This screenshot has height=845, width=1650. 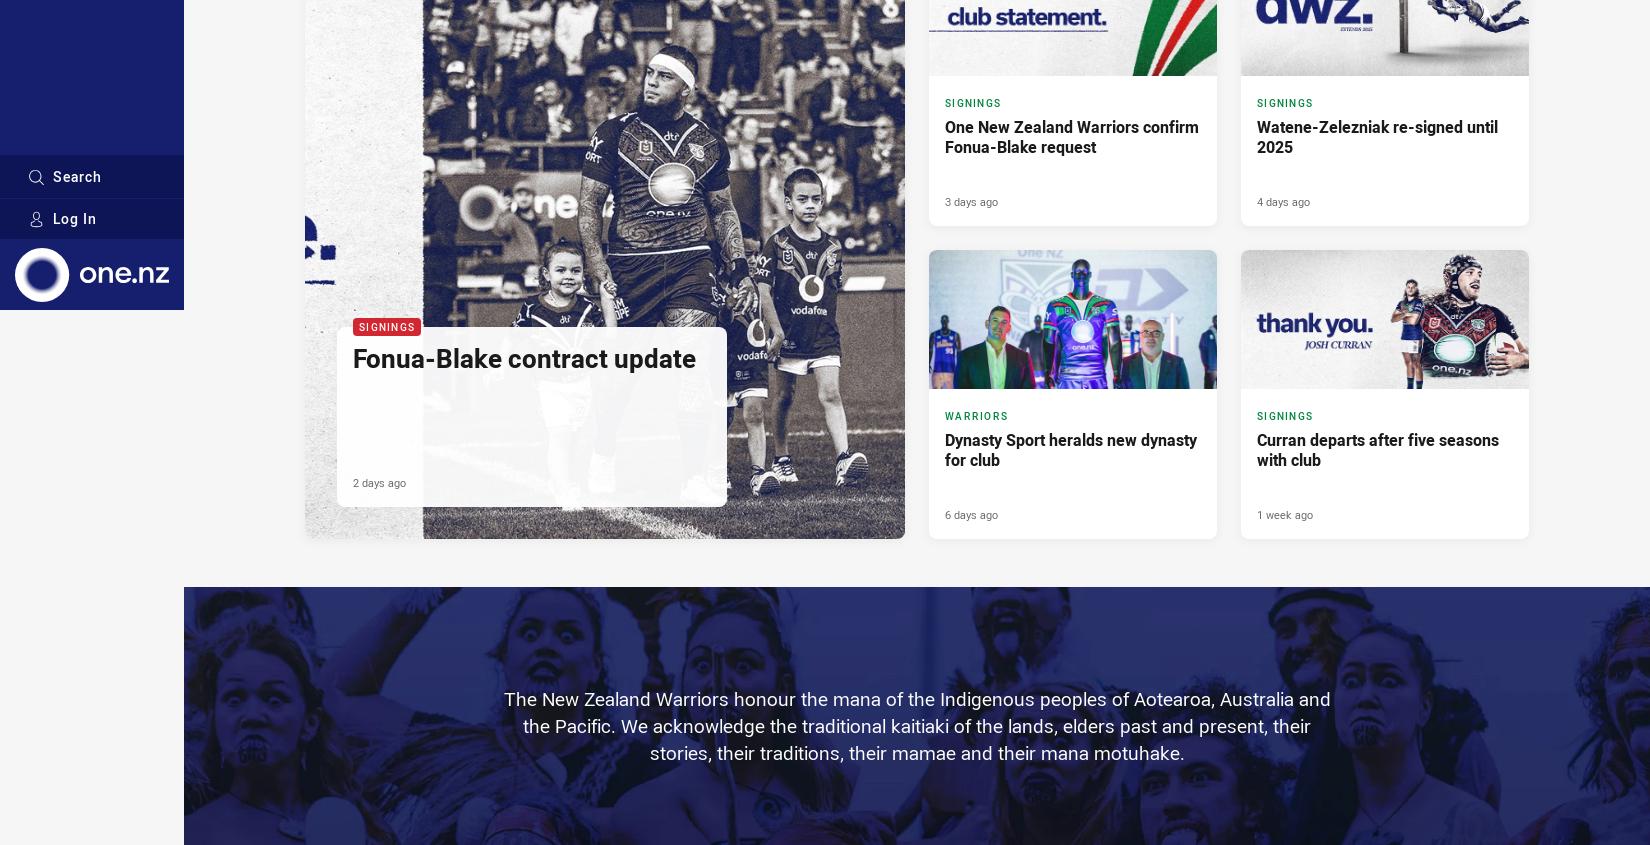 I want to click on '4 days ago', so click(x=1282, y=200).